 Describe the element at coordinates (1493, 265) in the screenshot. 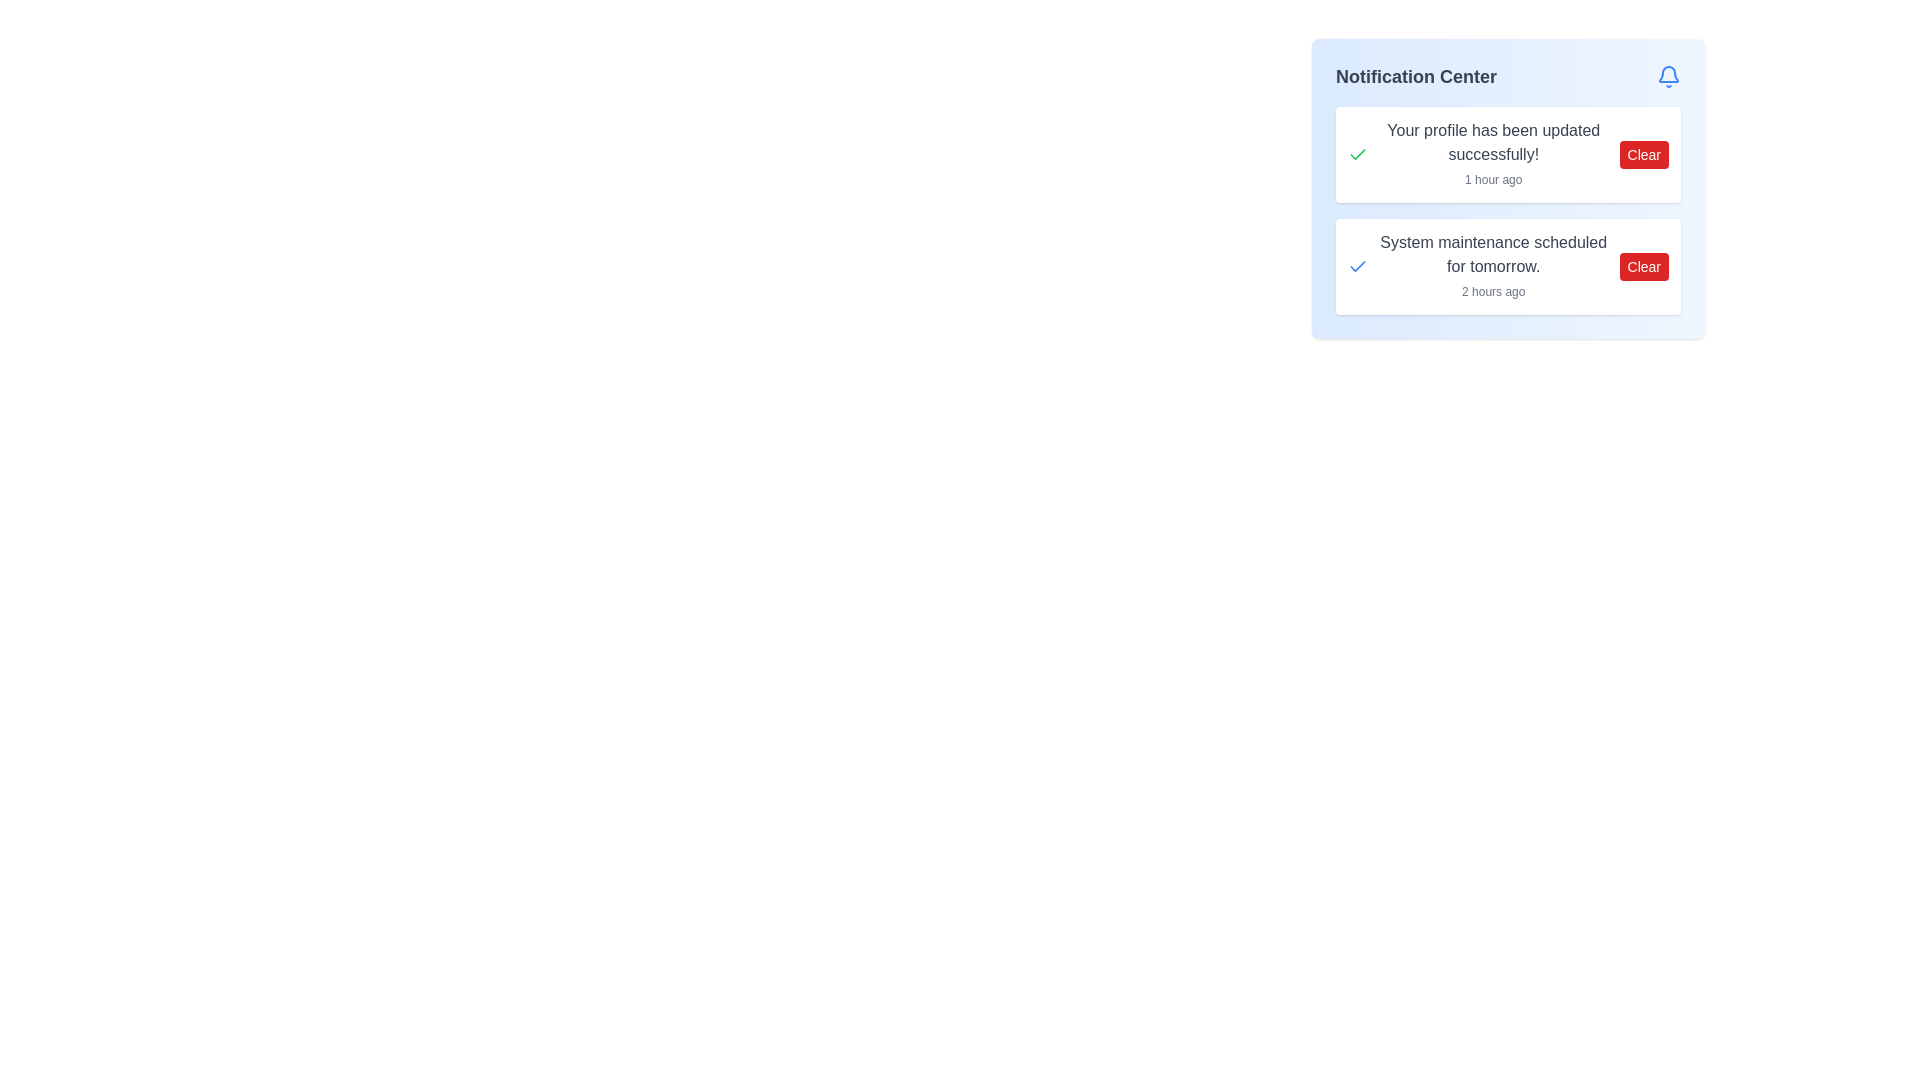

I see `notification content displayed in the second notification card below the 'Your profile has been updated successfully!' card, located to the left of the 'Clear' button` at that location.